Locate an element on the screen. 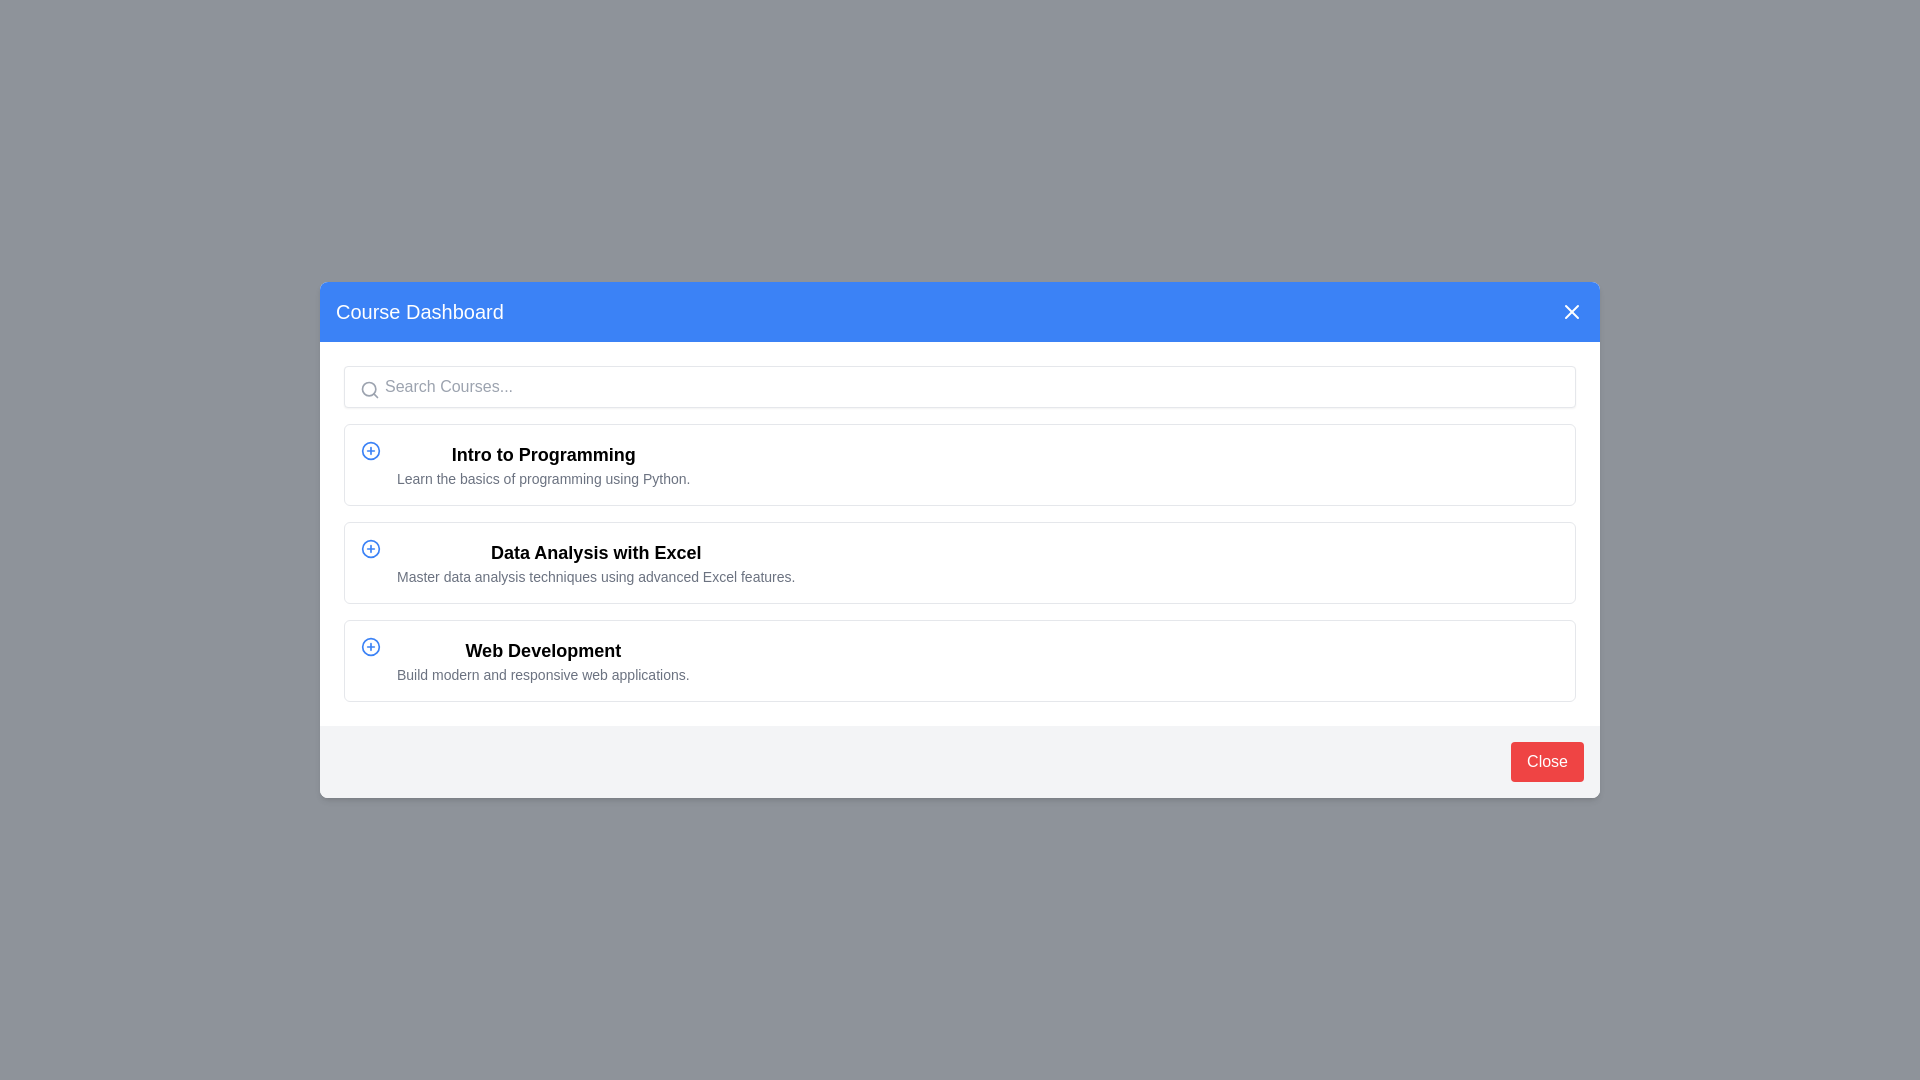  the Circular SVG graphic that is part of the search icon in the search input bar located near the top of the interface is located at coordinates (369, 389).